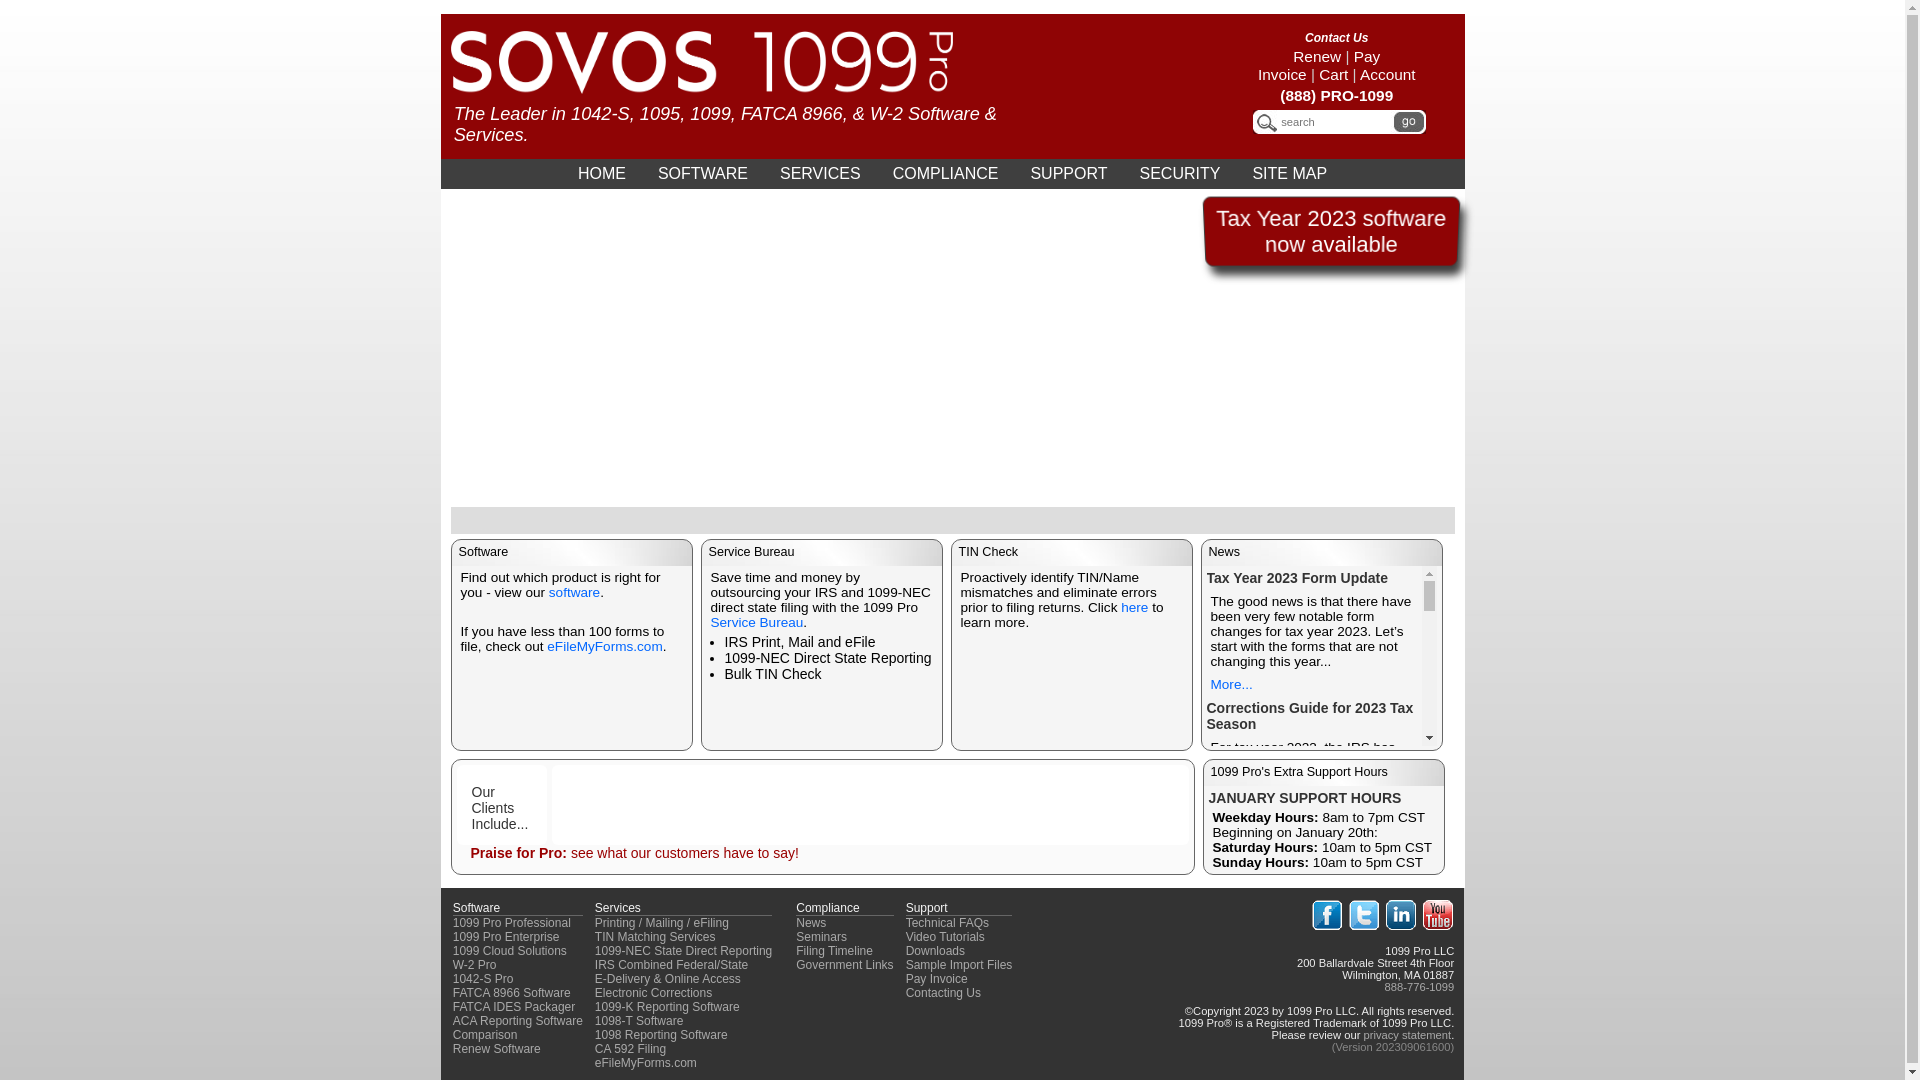 The image size is (1920, 1080). Describe the element at coordinates (474, 963) in the screenshot. I see `'W-2 Pro'` at that location.